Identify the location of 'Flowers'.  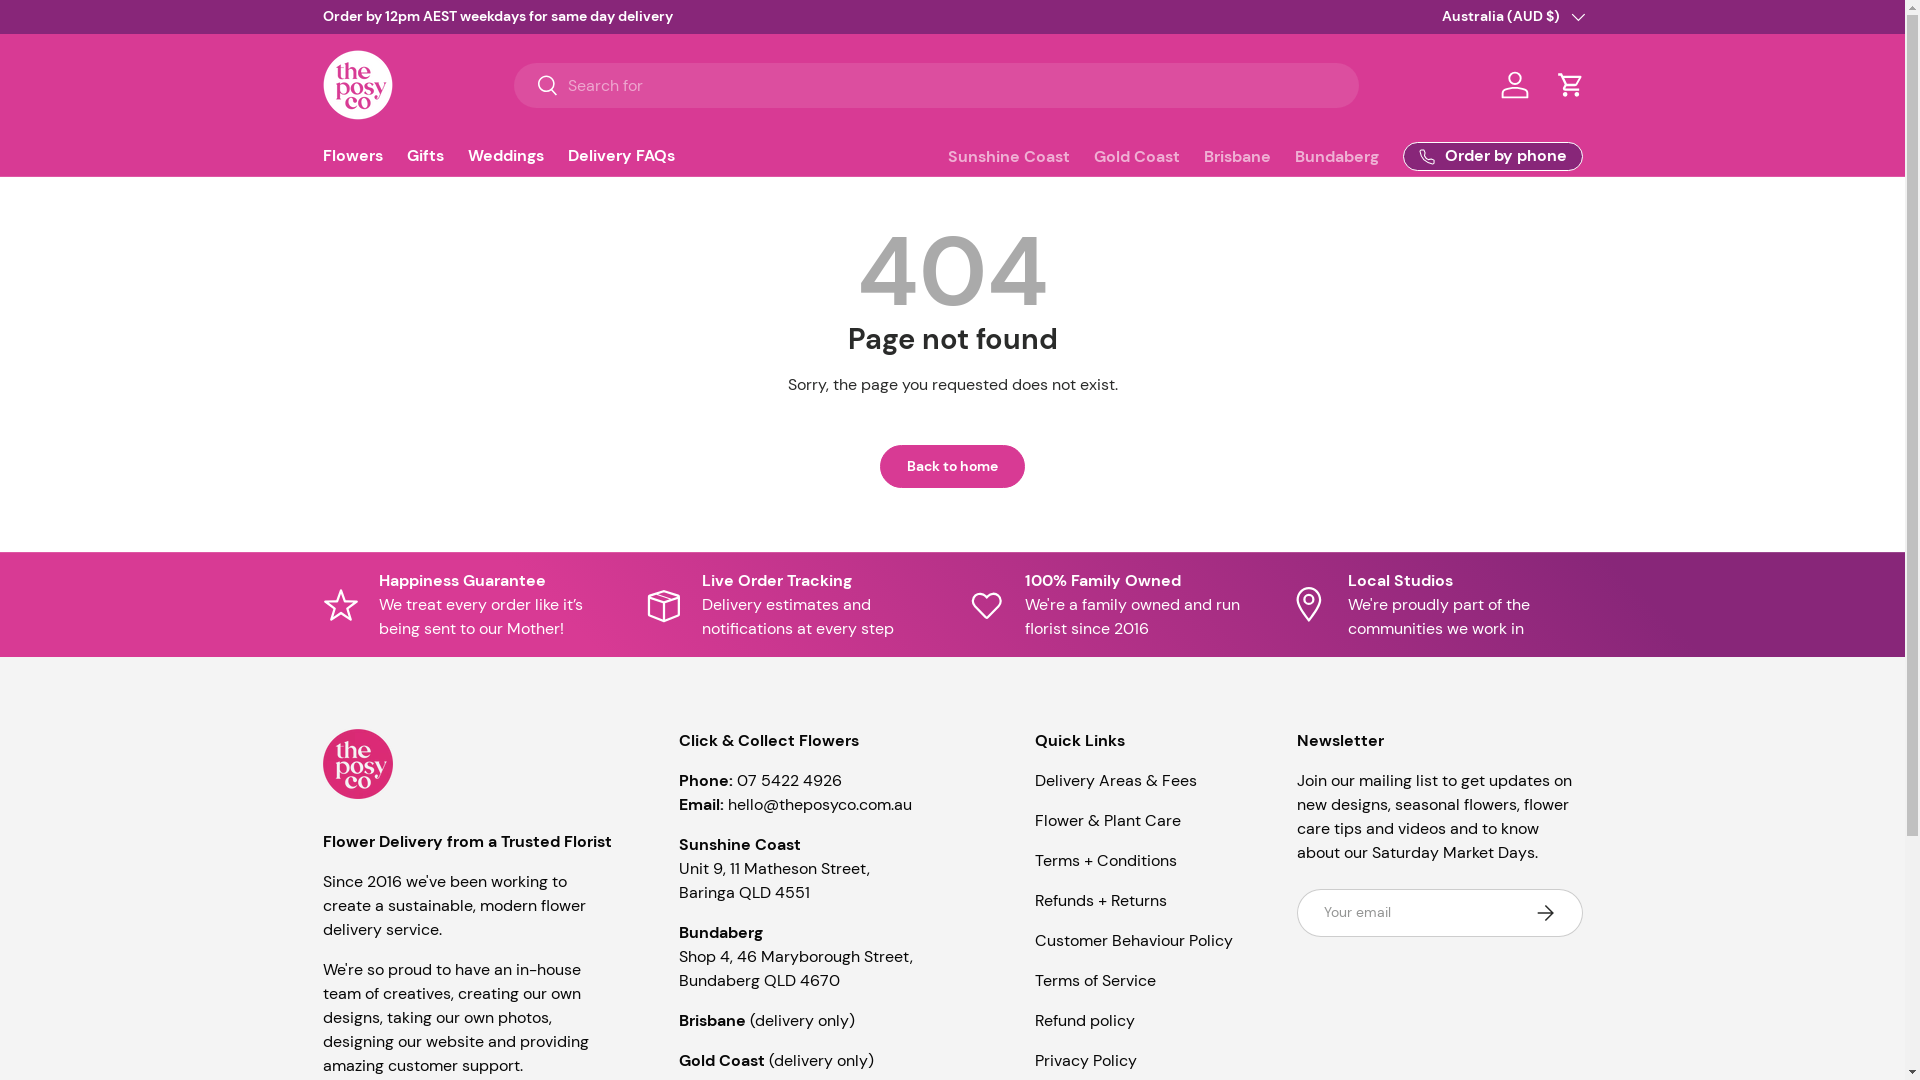
(321, 154).